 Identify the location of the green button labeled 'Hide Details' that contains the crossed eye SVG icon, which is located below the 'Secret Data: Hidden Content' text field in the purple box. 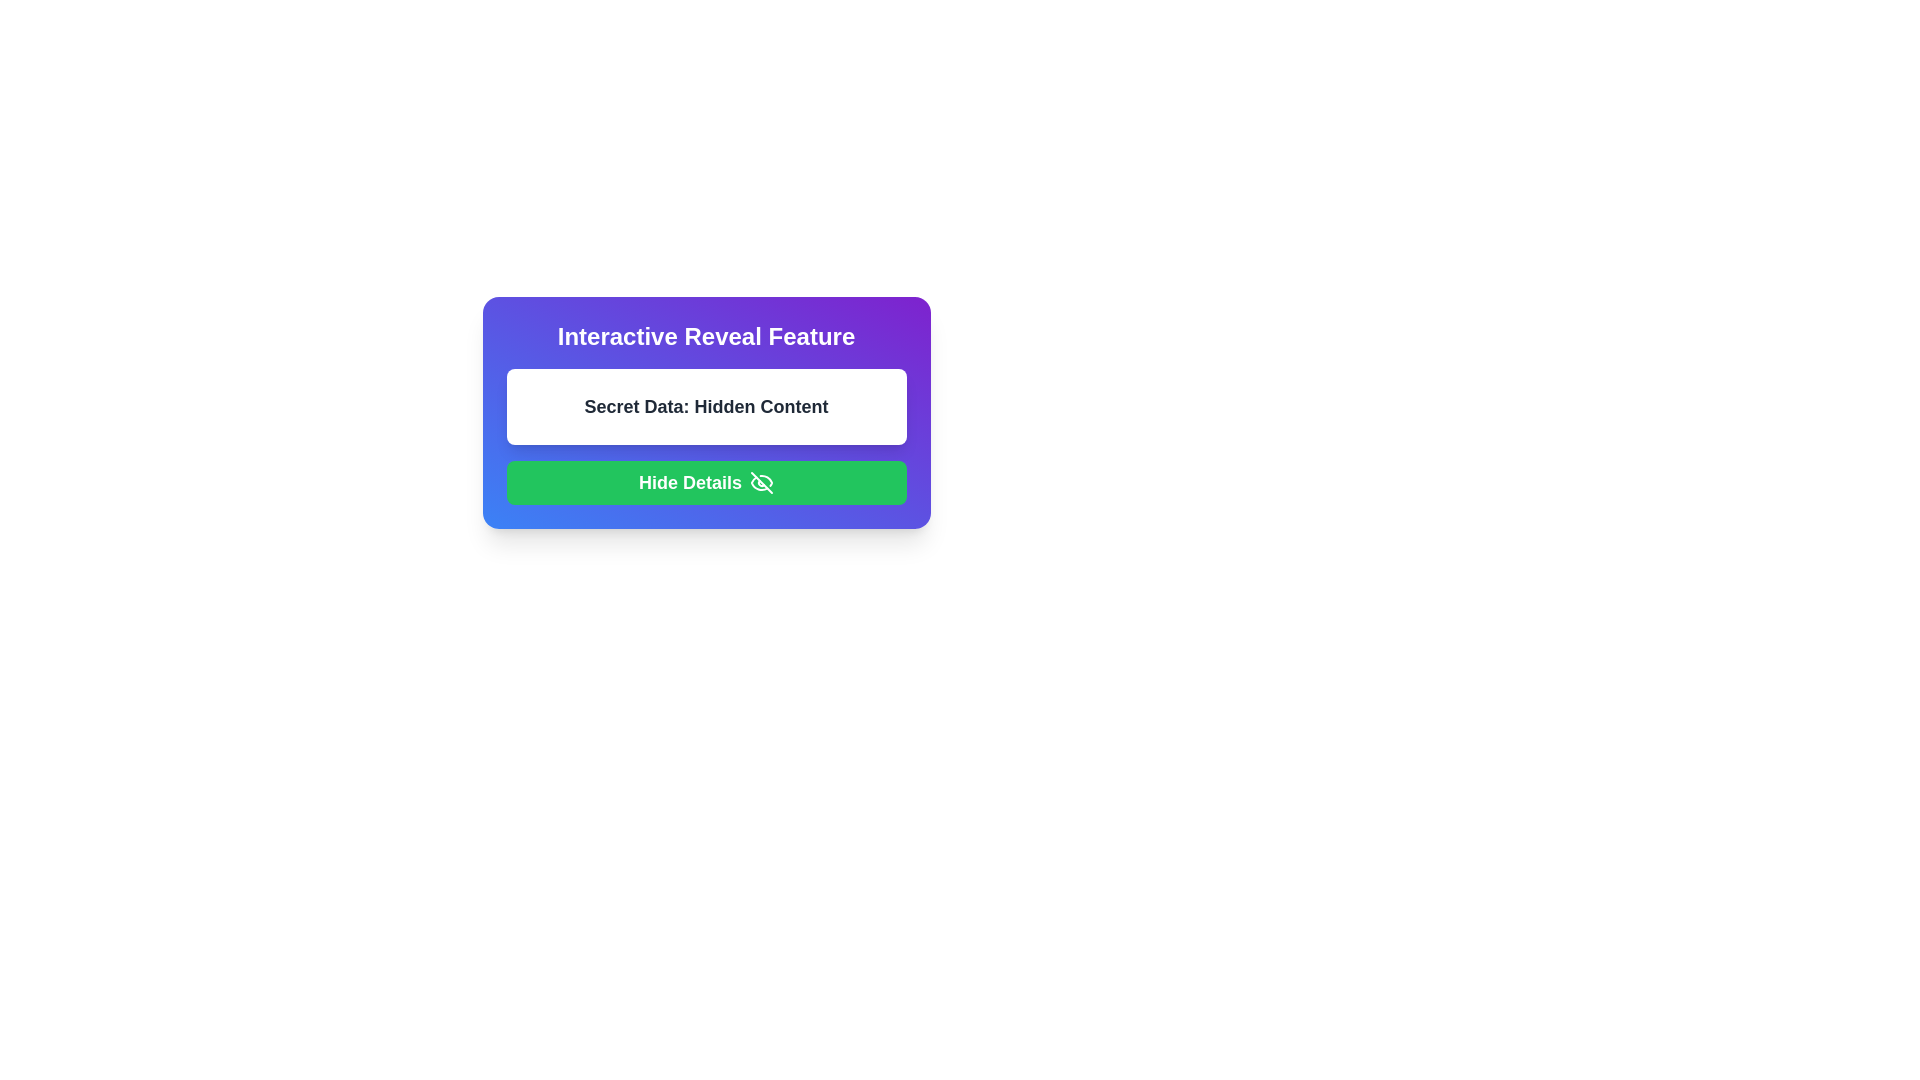
(761, 482).